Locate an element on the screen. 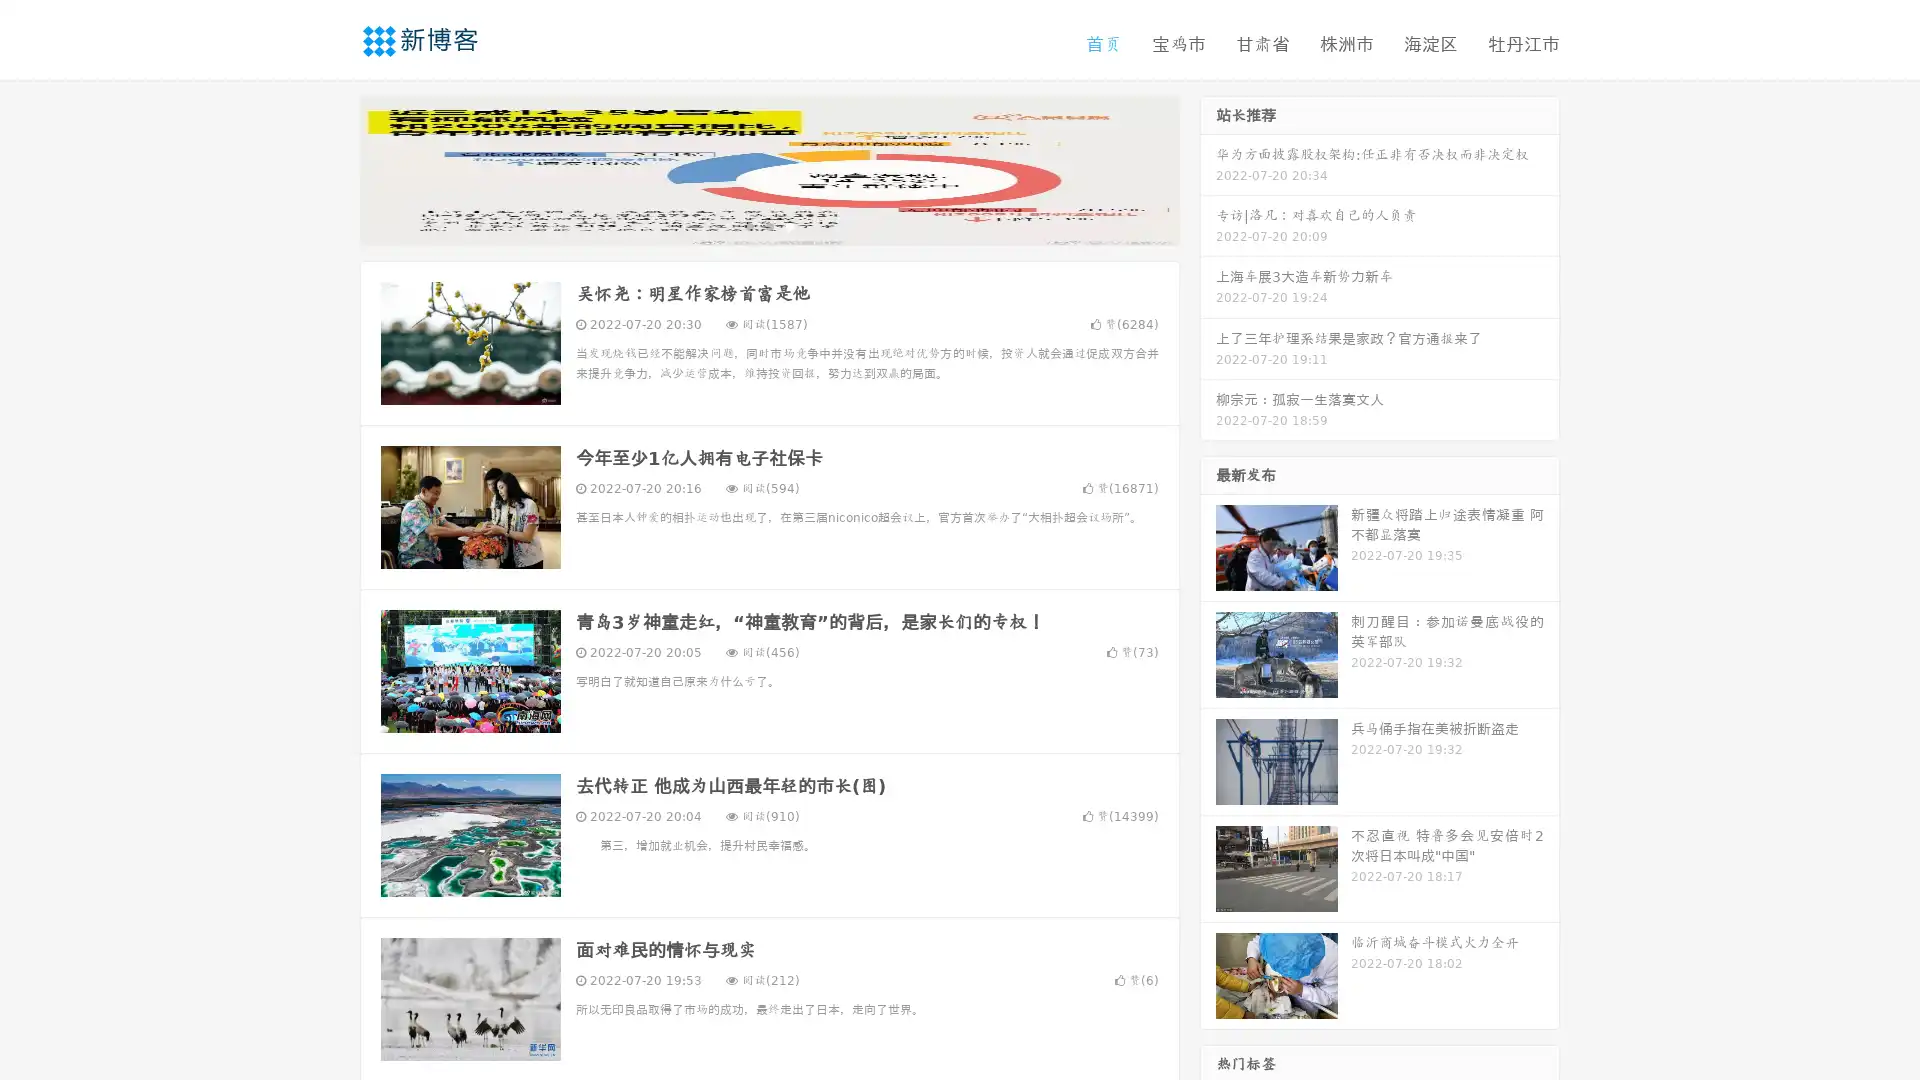  Go to slide 3 is located at coordinates (789, 225).